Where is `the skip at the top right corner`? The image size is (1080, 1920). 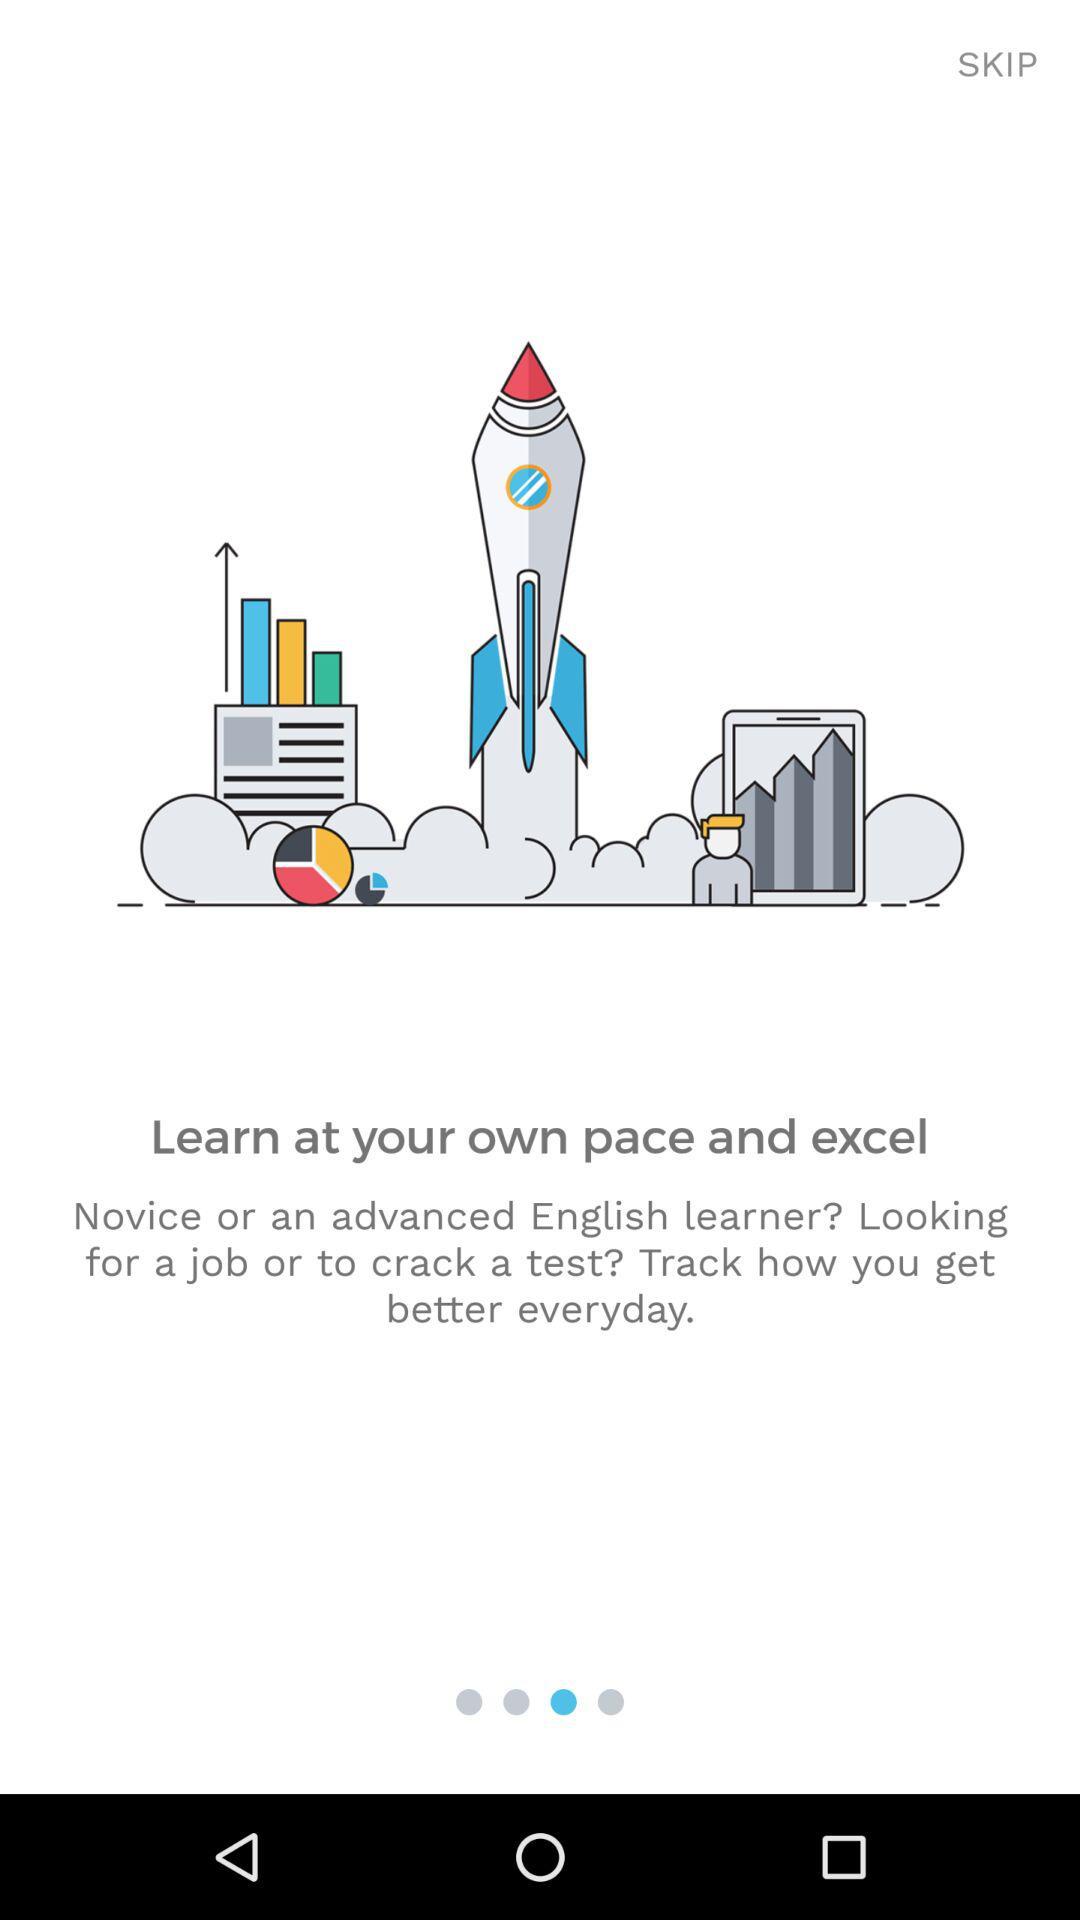 the skip at the top right corner is located at coordinates (997, 65).